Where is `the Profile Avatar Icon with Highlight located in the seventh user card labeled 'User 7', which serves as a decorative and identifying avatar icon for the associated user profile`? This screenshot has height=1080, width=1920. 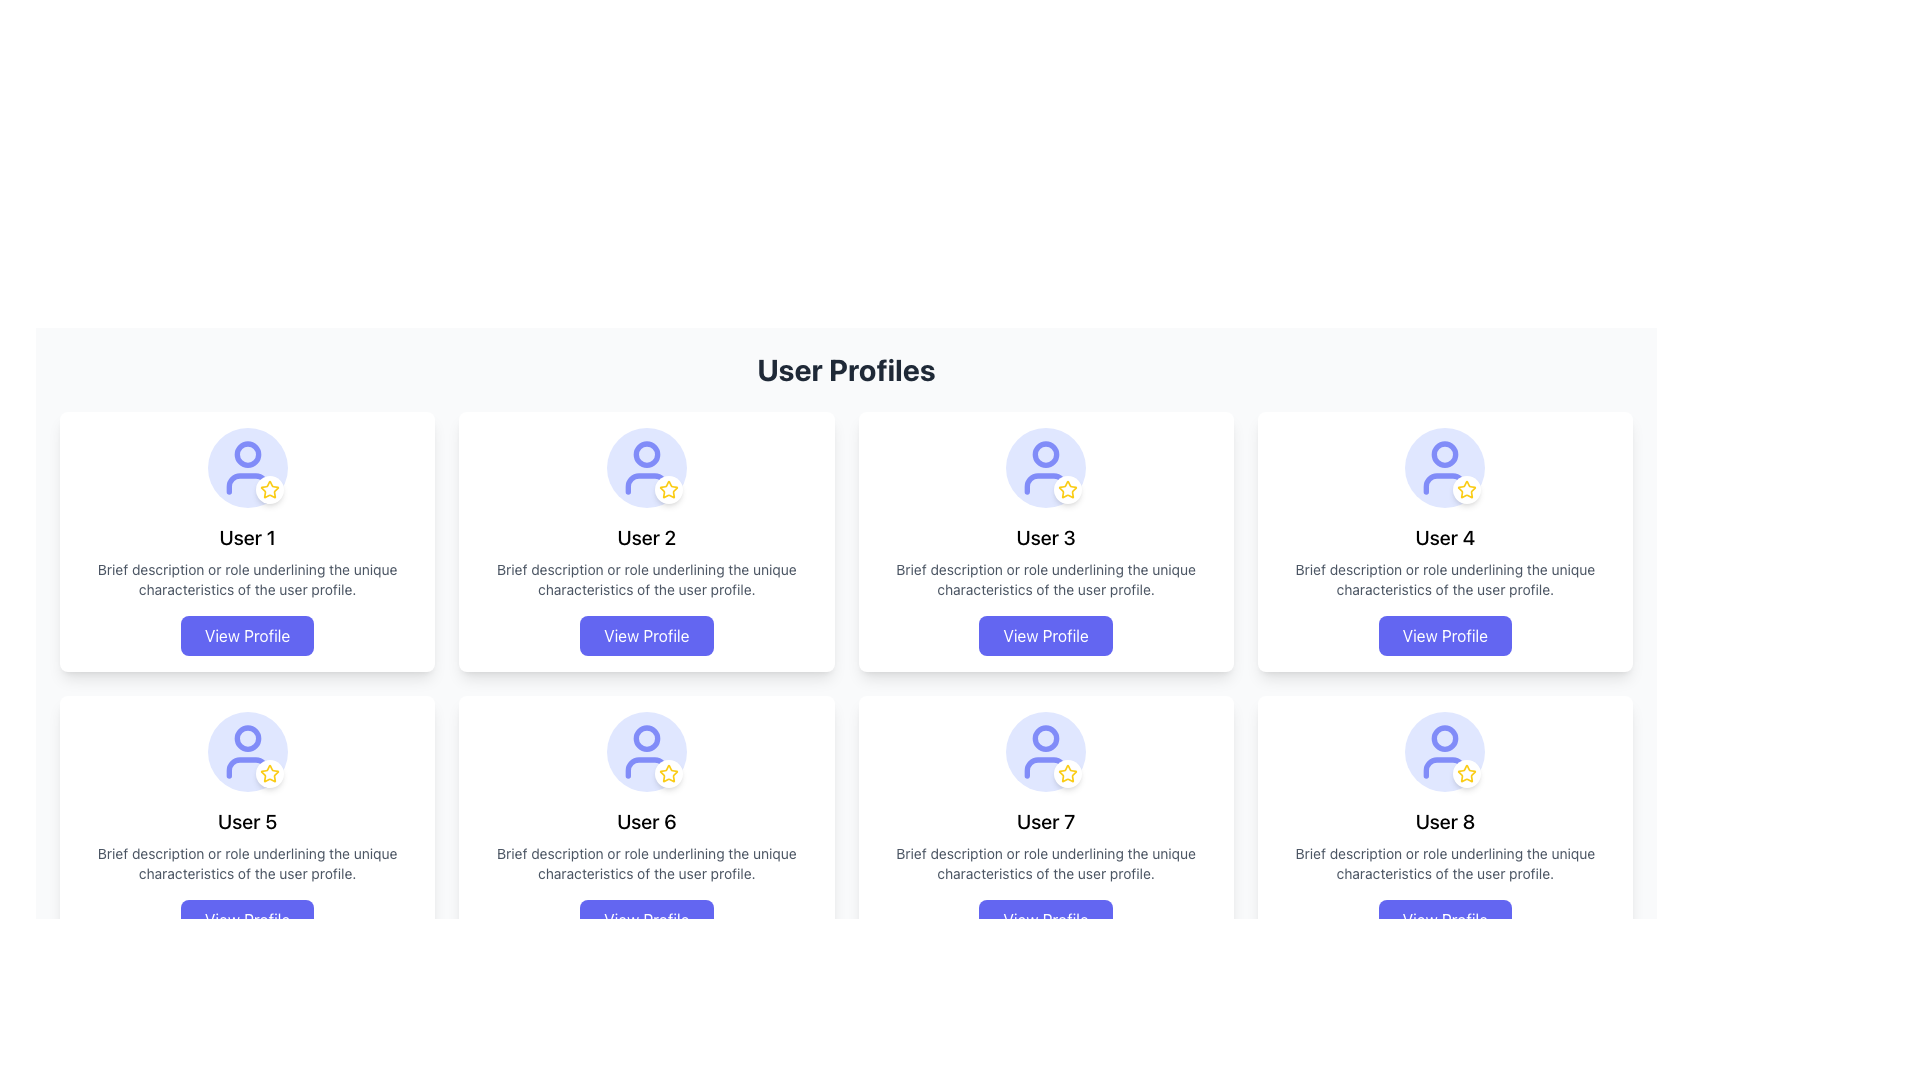
the Profile Avatar Icon with Highlight located in the seventh user card labeled 'User 7', which serves as a decorative and identifying avatar icon for the associated user profile is located at coordinates (1045, 752).